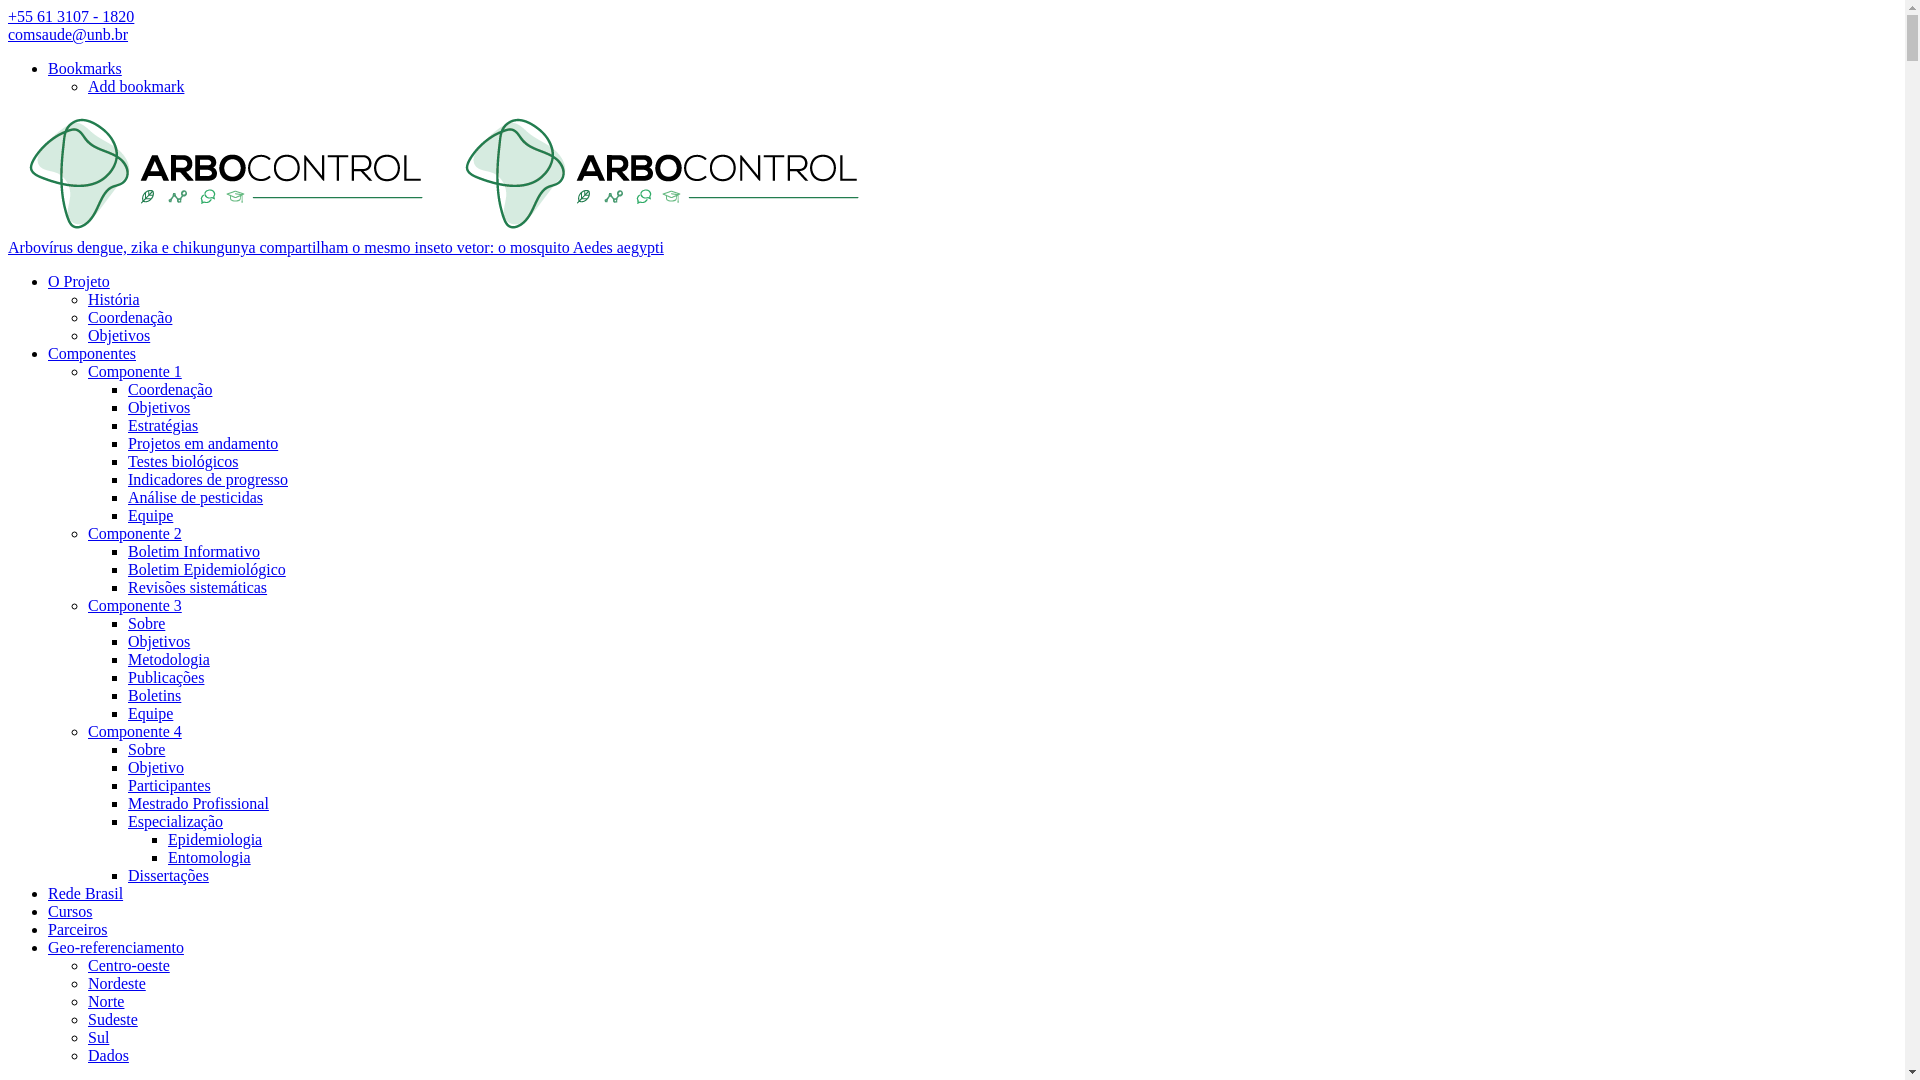 This screenshot has width=1920, height=1080. What do you see at coordinates (198, 802) in the screenshot?
I see `'Mestrado Profissional'` at bounding box center [198, 802].